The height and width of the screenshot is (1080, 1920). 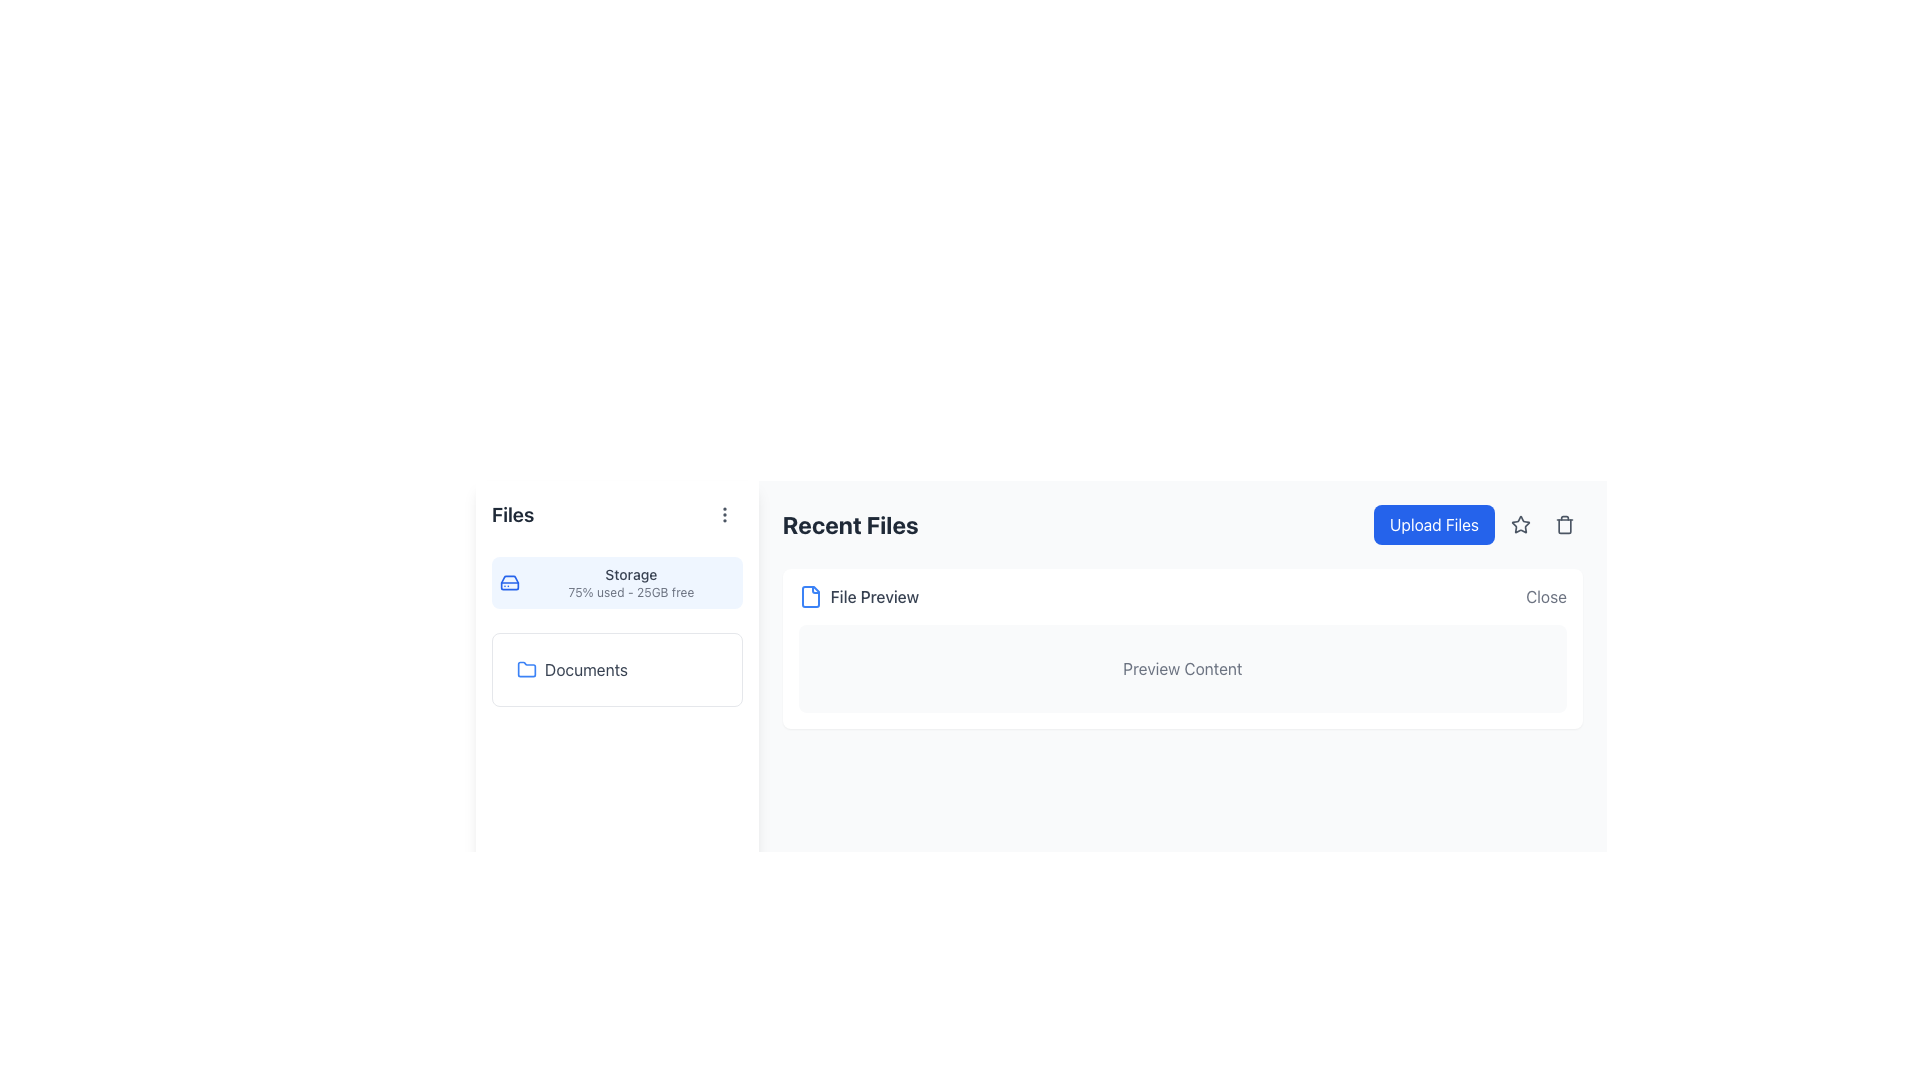 I want to click on the 'File Preview' text label located in the 'Recent Files' section, so click(x=859, y=596).